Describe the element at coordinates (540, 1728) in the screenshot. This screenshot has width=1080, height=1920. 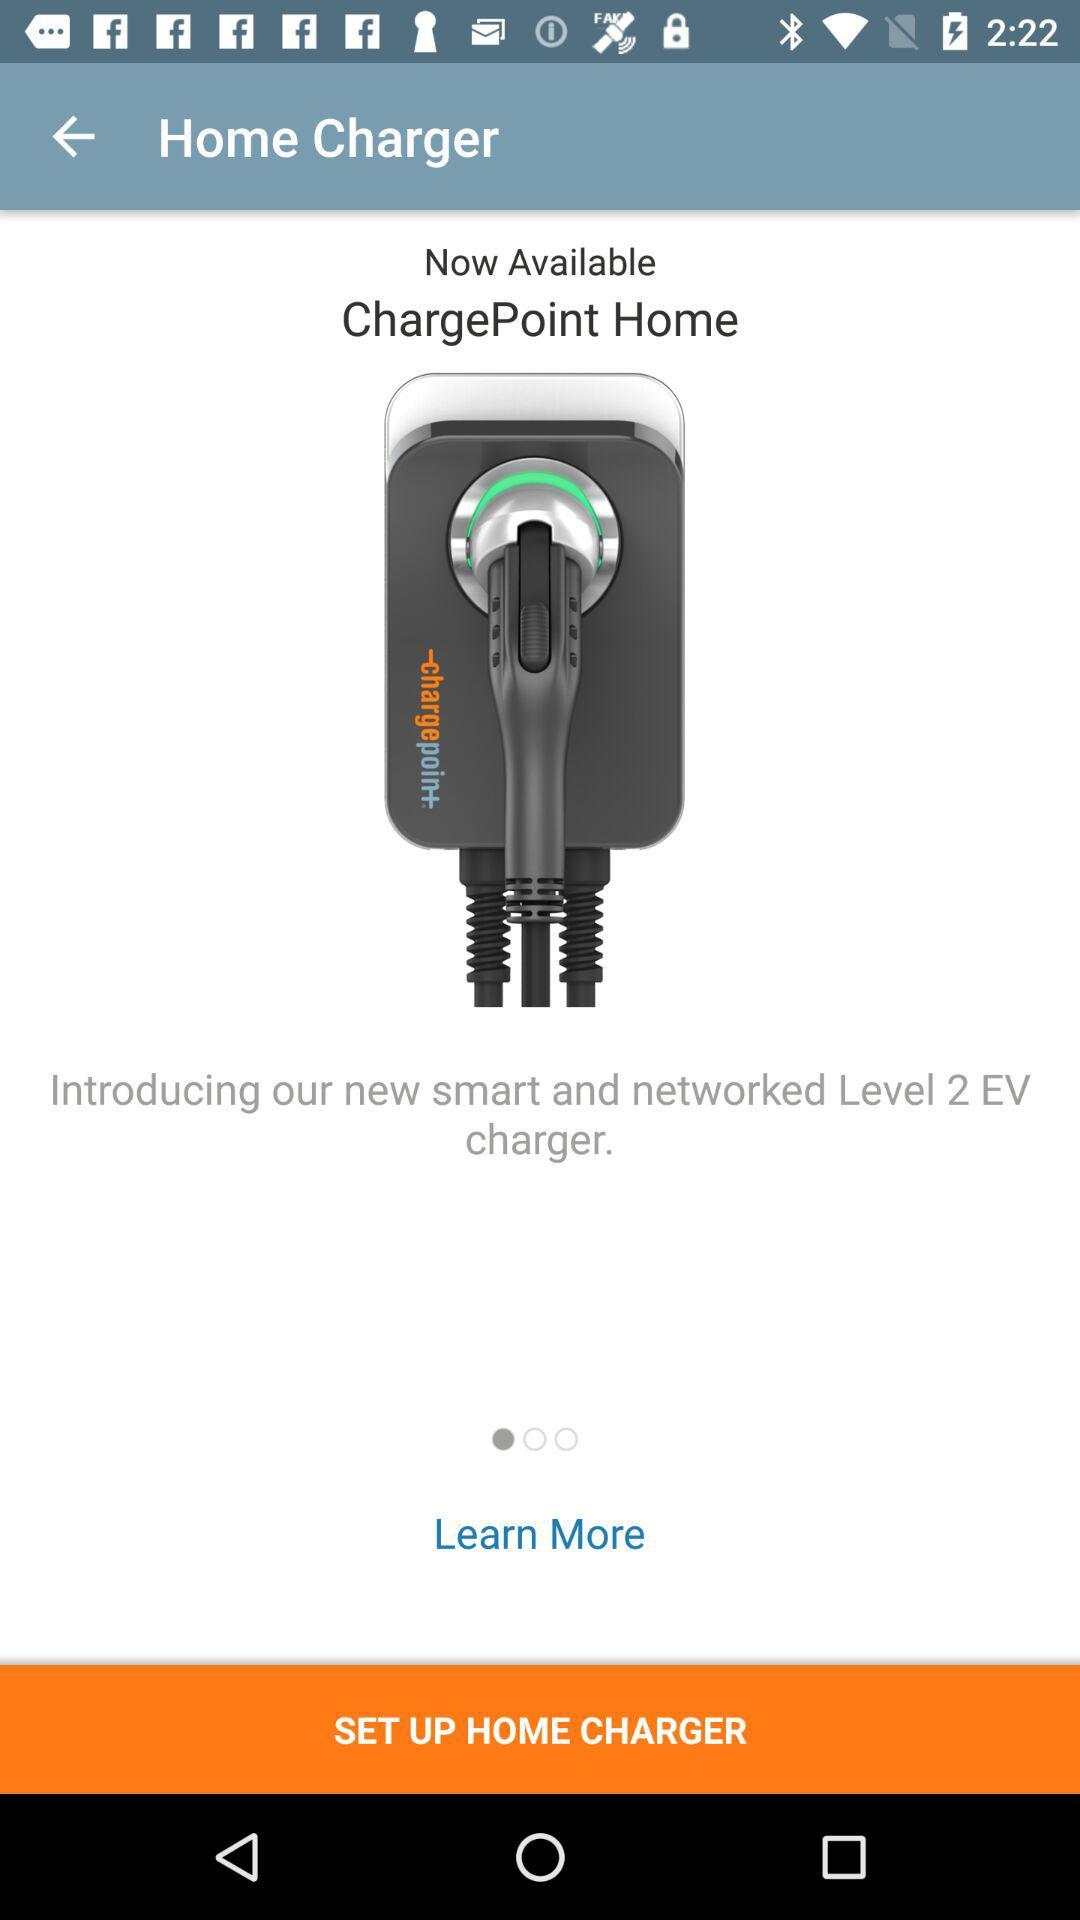
I see `set up home` at that location.